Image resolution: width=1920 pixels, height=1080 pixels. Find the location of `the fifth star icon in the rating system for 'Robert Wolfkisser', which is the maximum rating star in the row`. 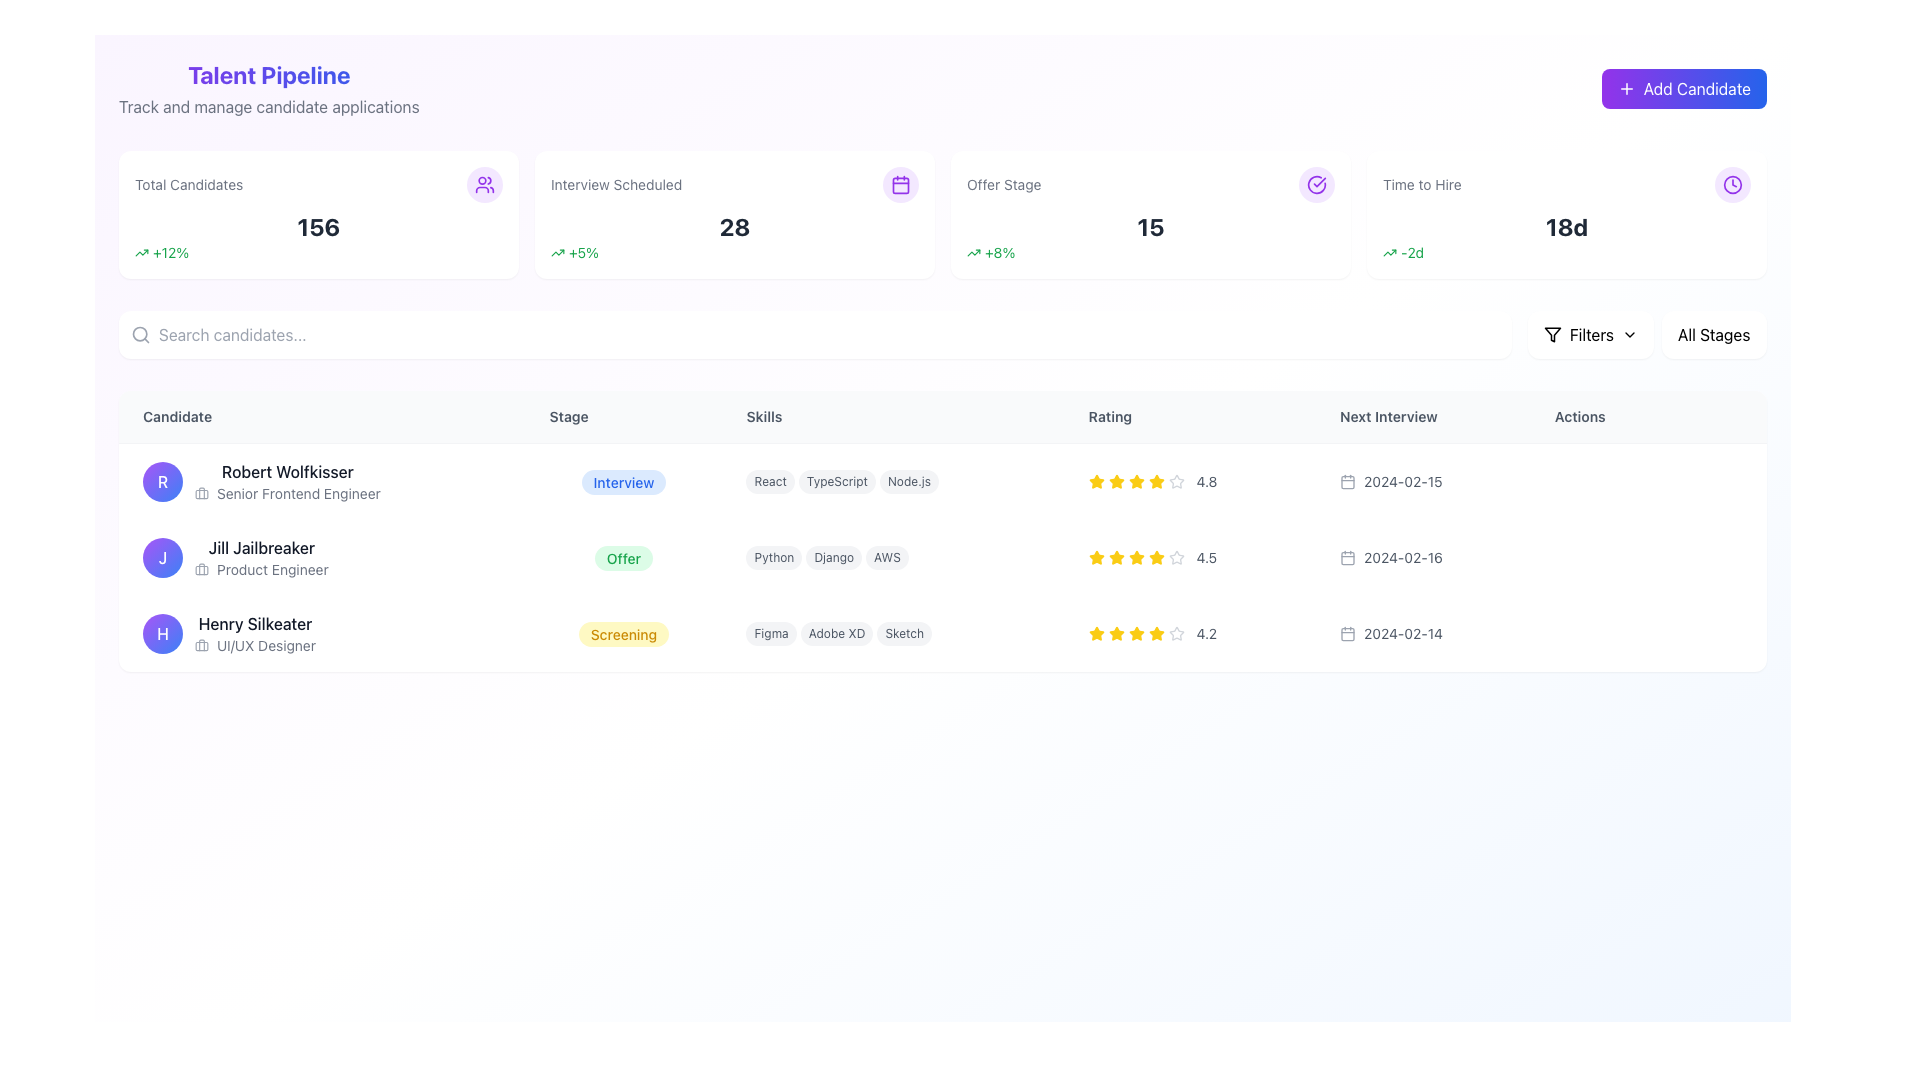

the fifth star icon in the rating system for 'Robert Wolfkisser', which is the maximum rating star in the row is located at coordinates (1156, 482).